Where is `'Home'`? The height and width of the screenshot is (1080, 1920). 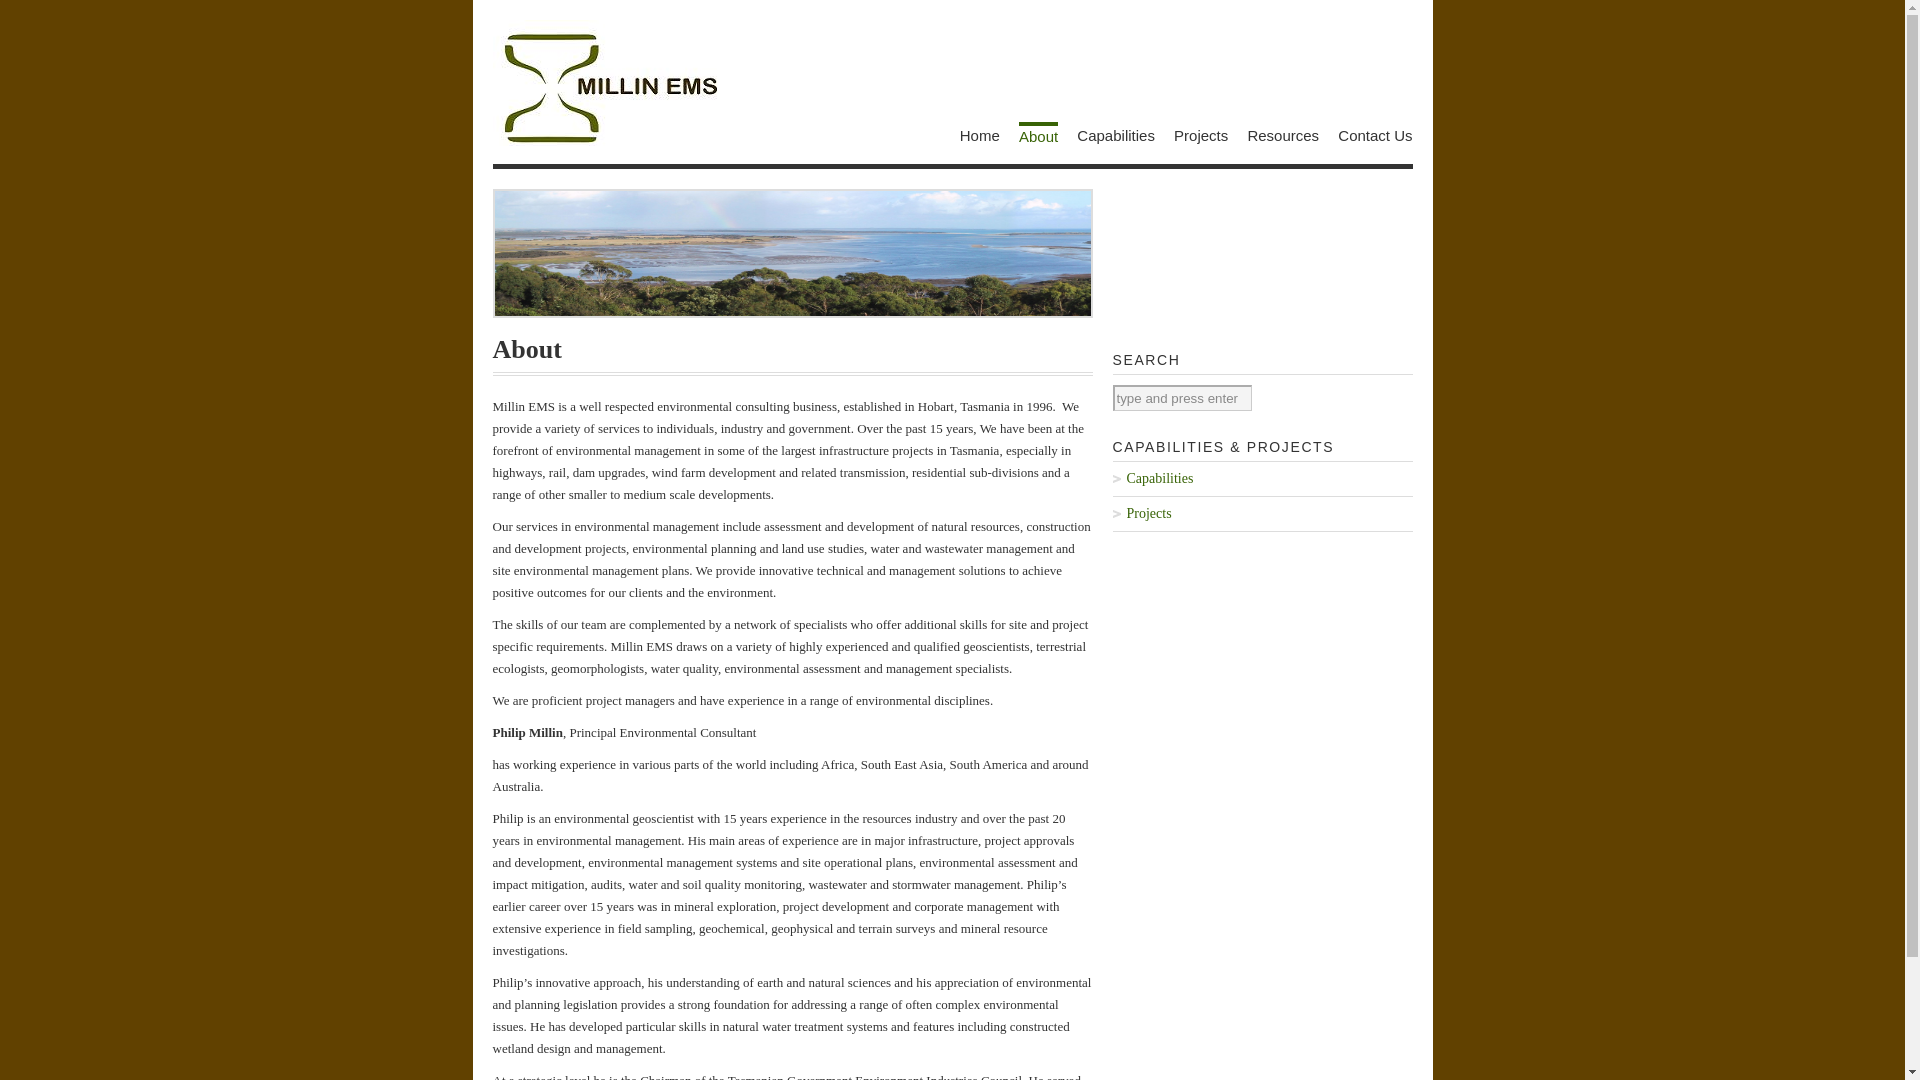
'Home' is located at coordinates (979, 135).